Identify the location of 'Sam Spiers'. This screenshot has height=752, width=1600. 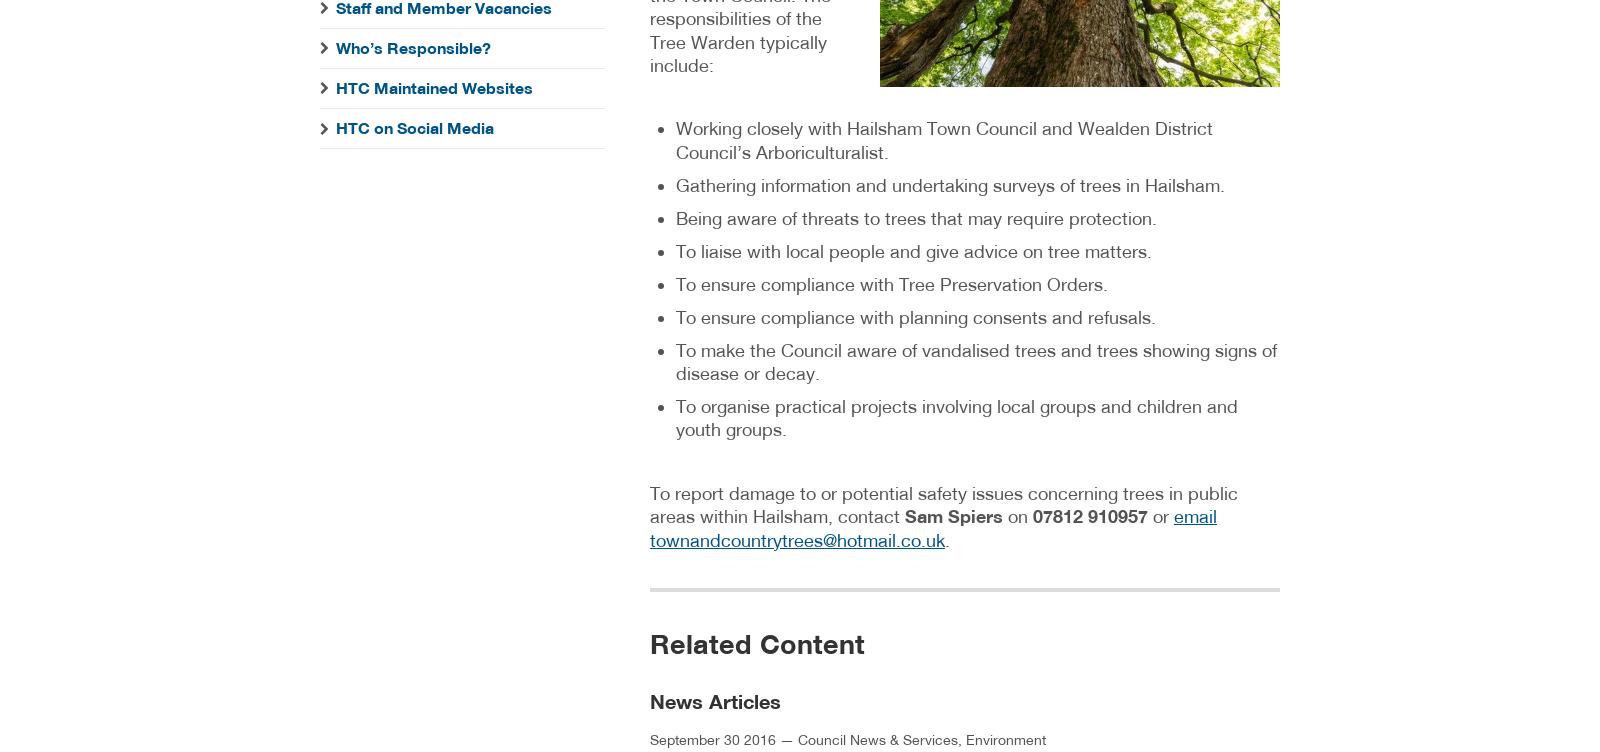
(903, 515).